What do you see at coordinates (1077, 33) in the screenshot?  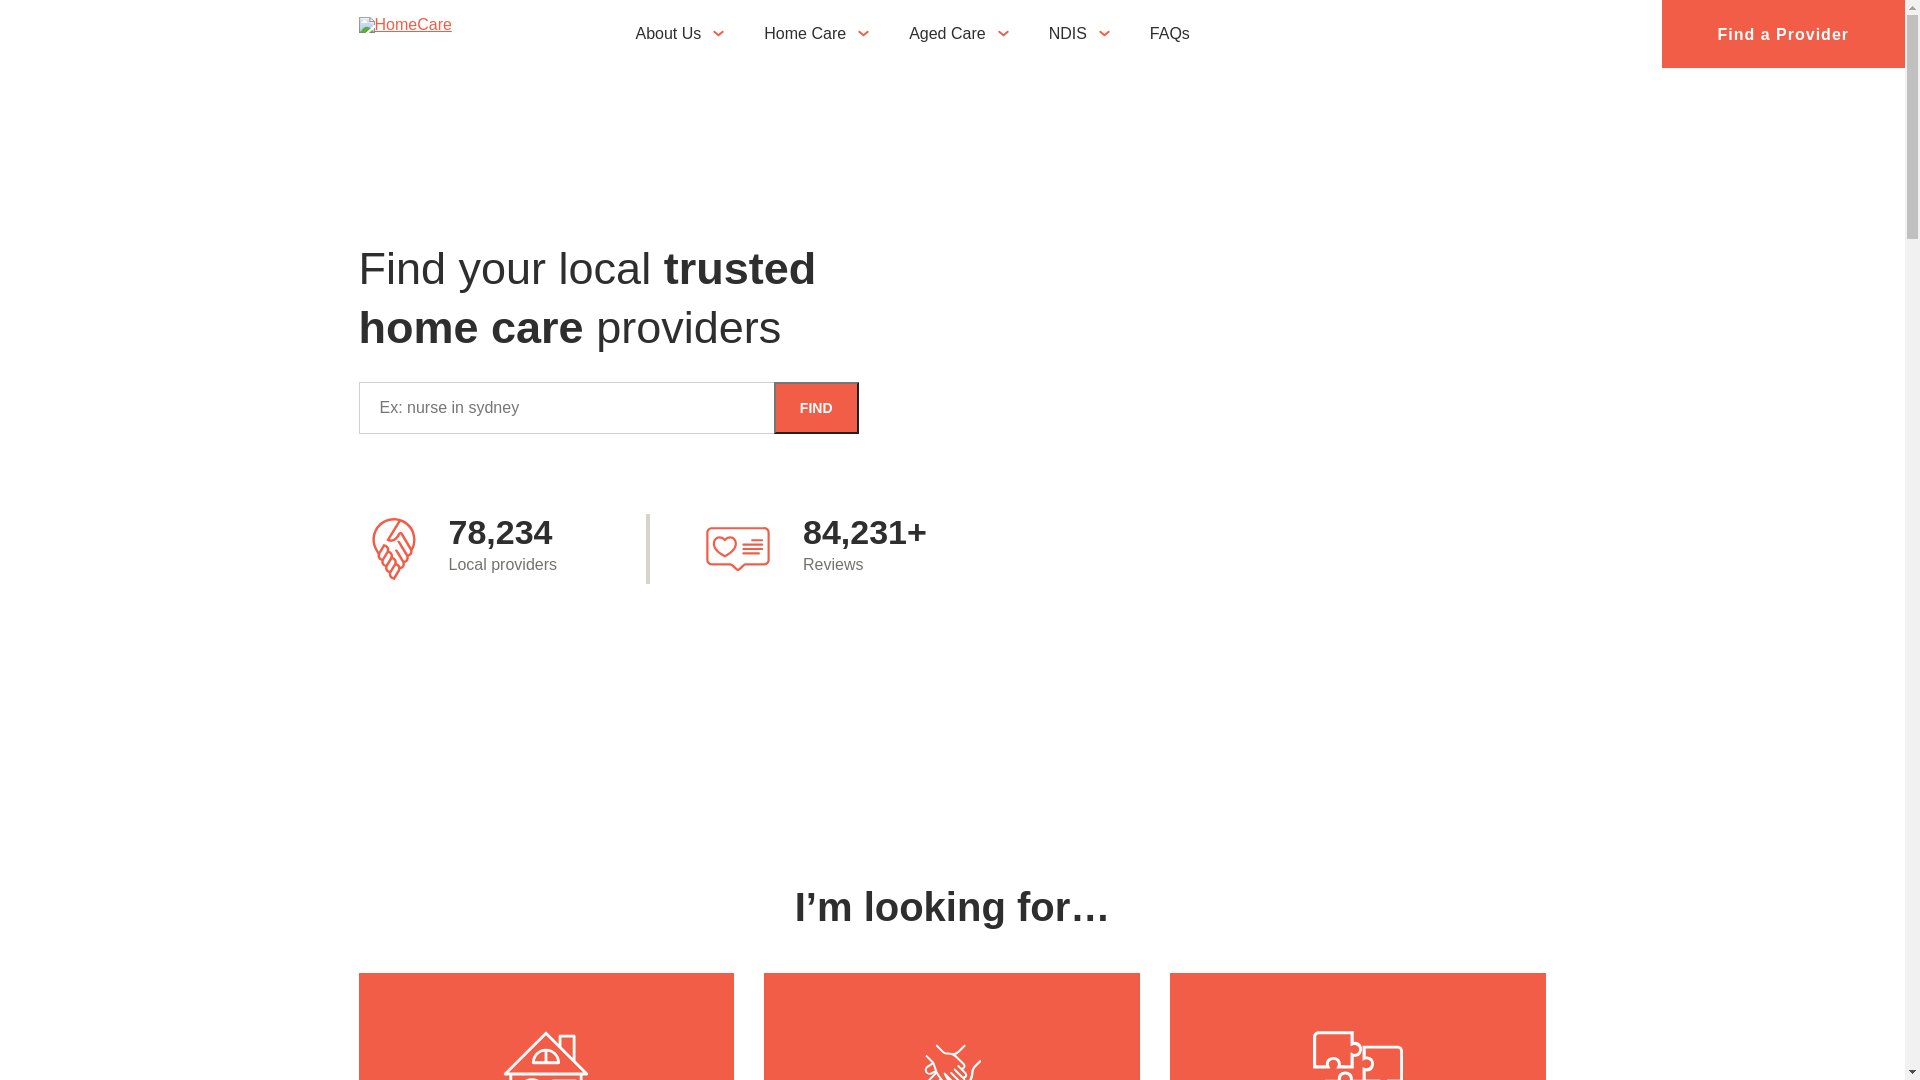 I see `'NDIS'` at bounding box center [1077, 33].